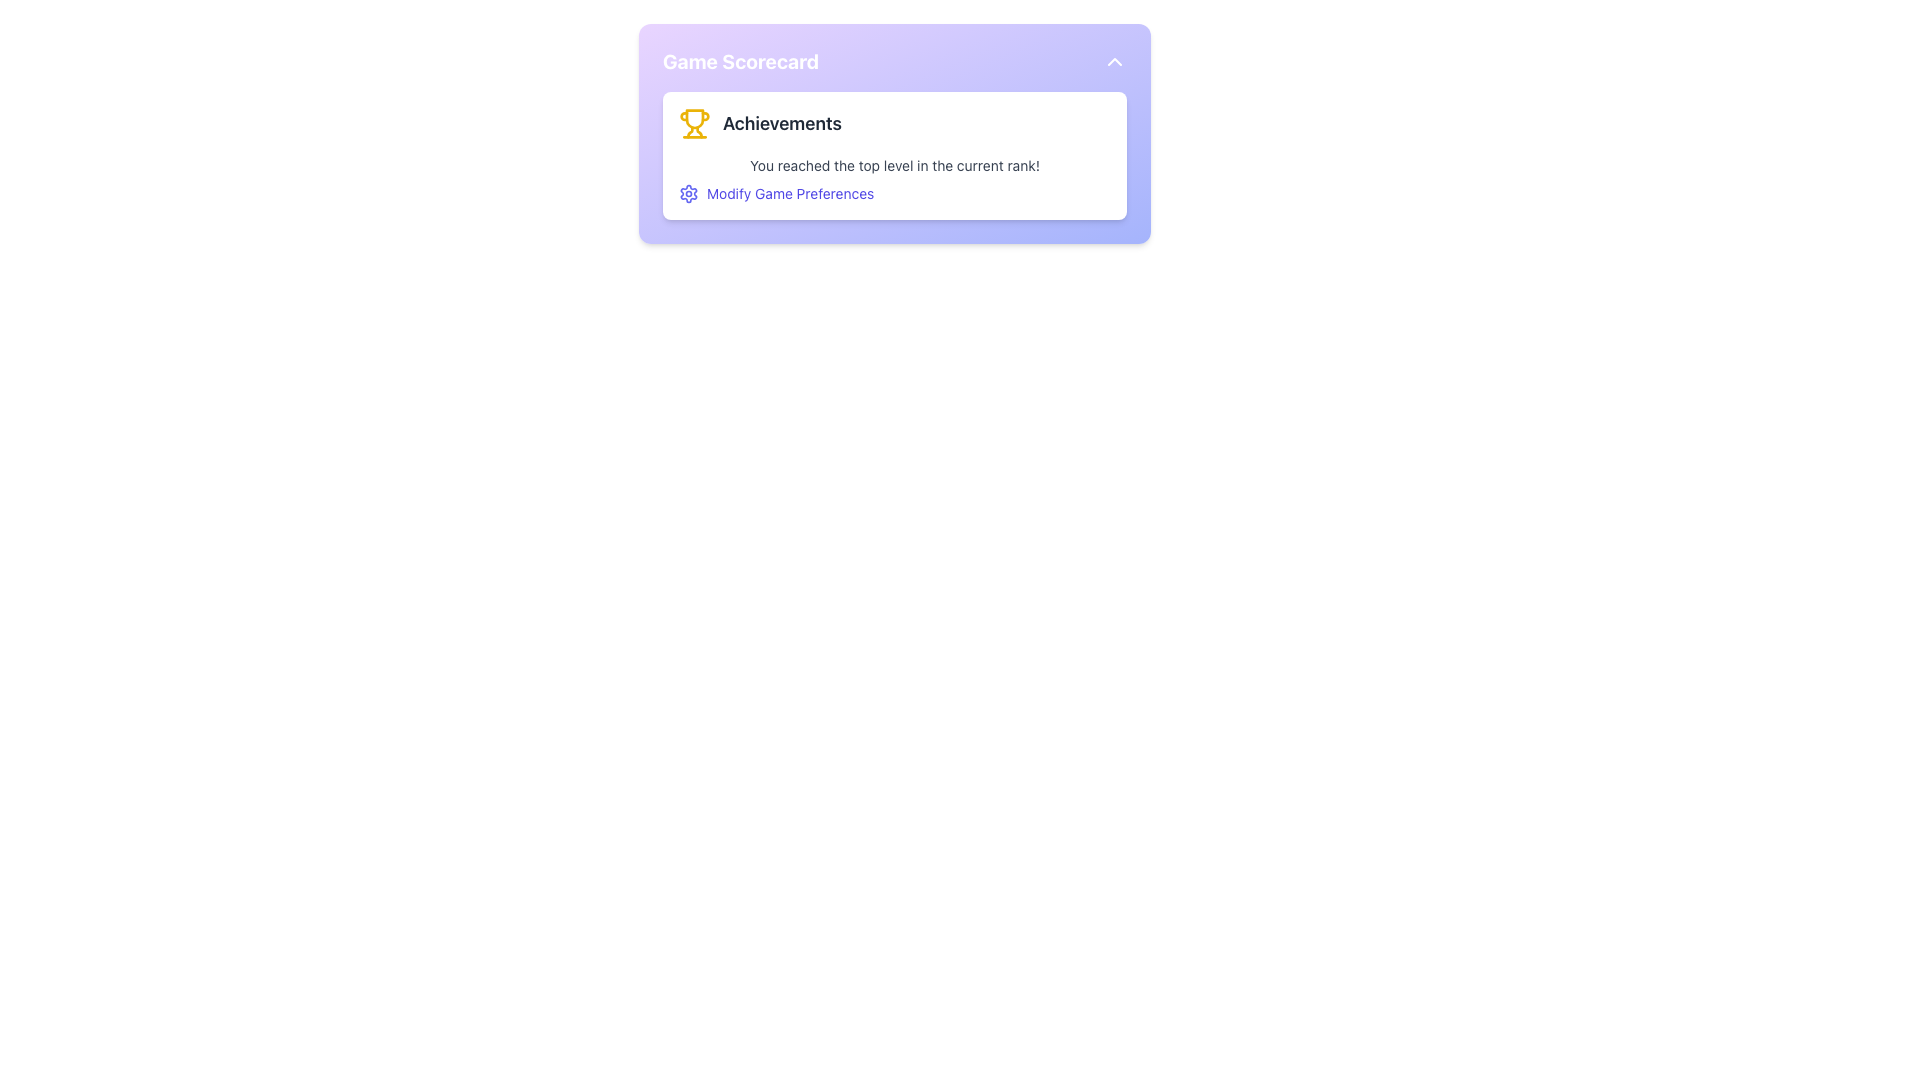 The height and width of the screenshot is (1080, 1920). Describe the element at coordinates (893, 180) in the screenshot. I see `the 'Modify Game Preferences' link in the achievements section, which is a clickable link styled in blue with underline on hover, located below the header and trophy icon` at that location.